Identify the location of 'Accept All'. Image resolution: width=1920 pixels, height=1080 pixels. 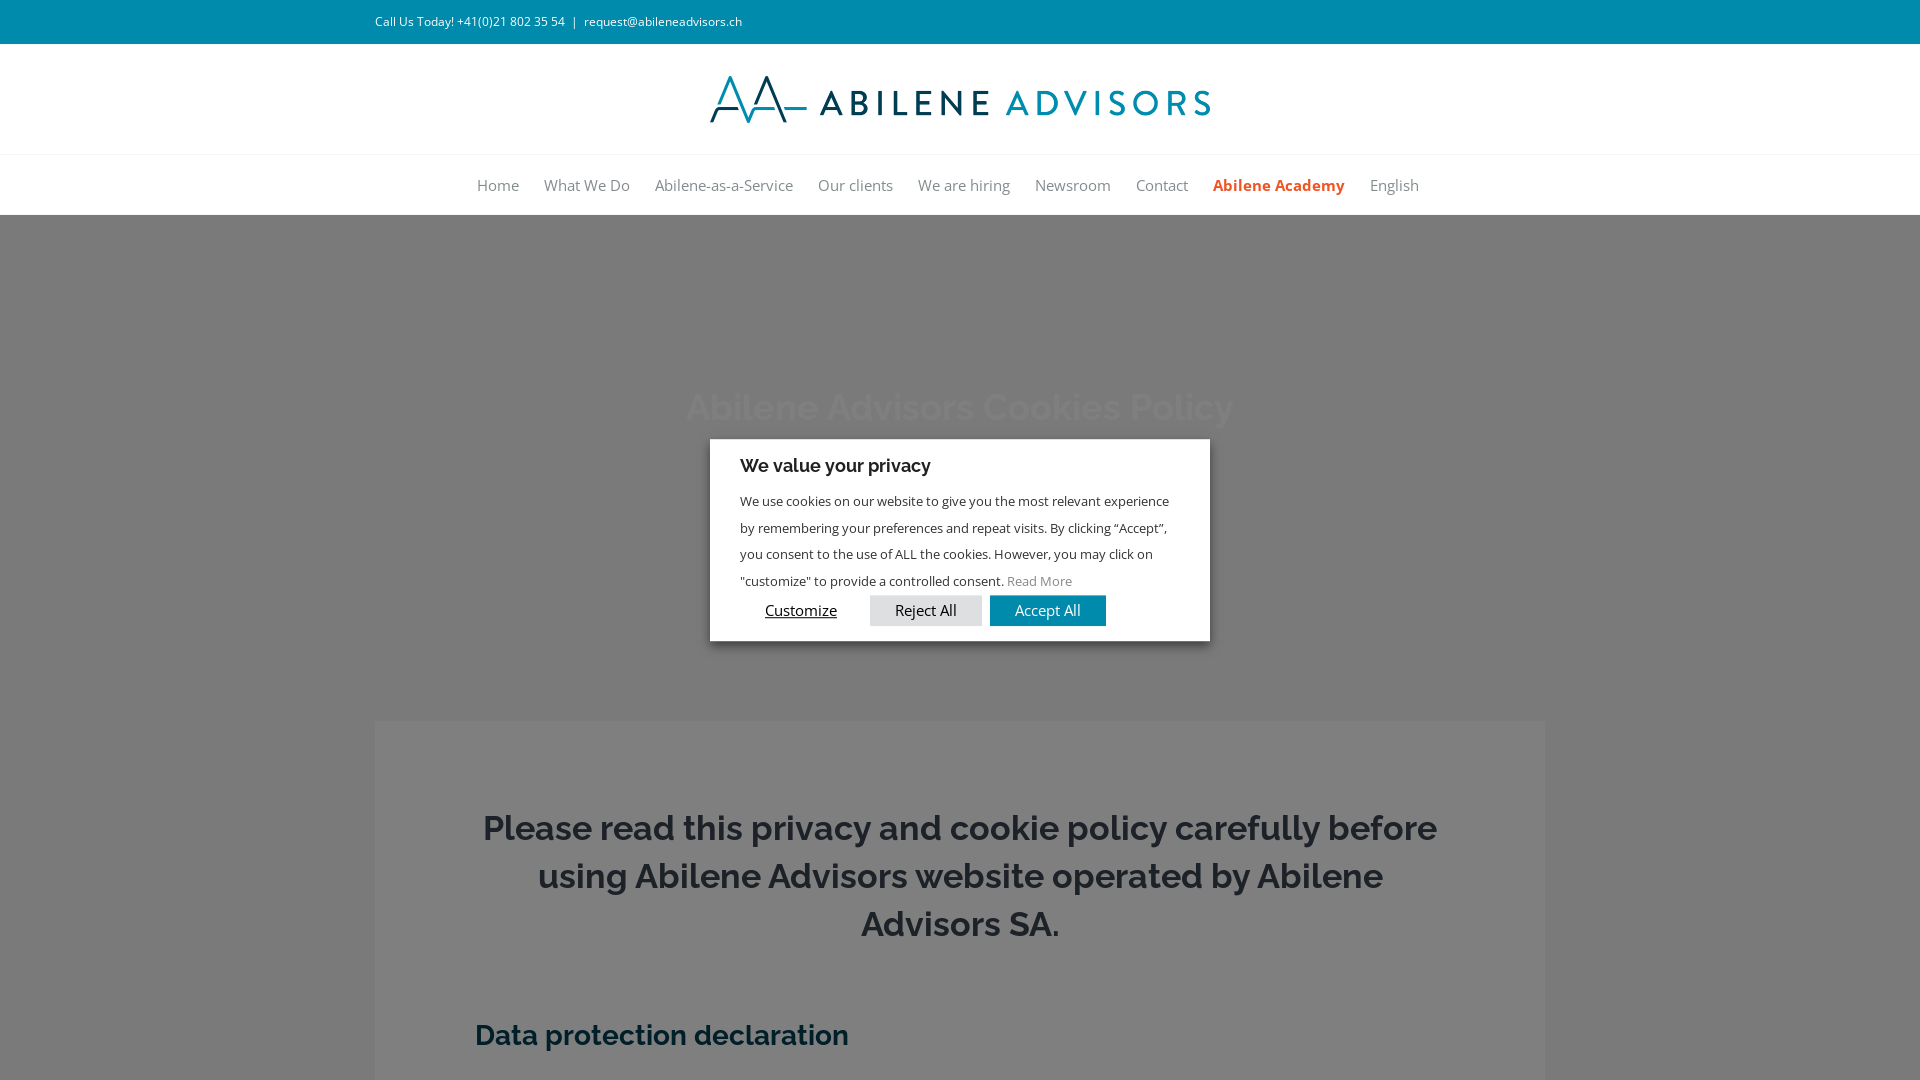
(1046, 609).